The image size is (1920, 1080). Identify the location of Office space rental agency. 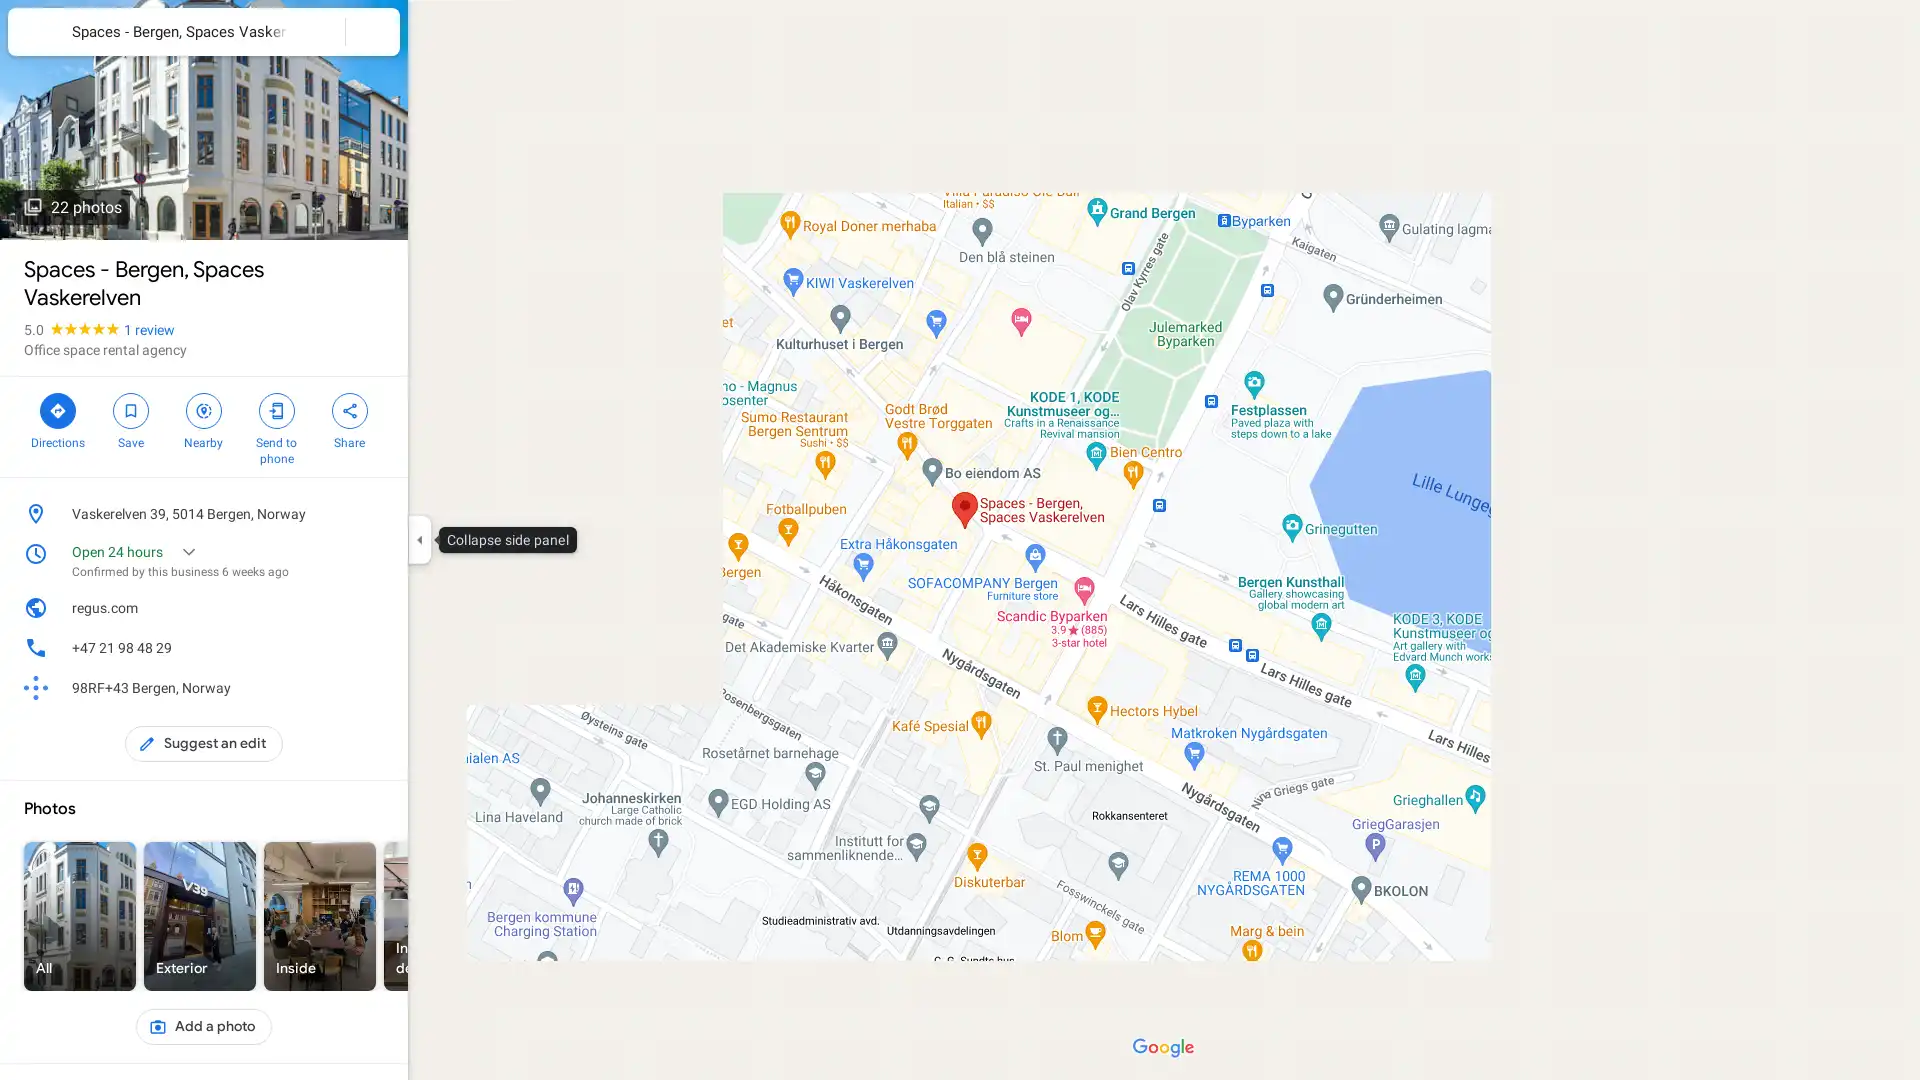
(104, 349).